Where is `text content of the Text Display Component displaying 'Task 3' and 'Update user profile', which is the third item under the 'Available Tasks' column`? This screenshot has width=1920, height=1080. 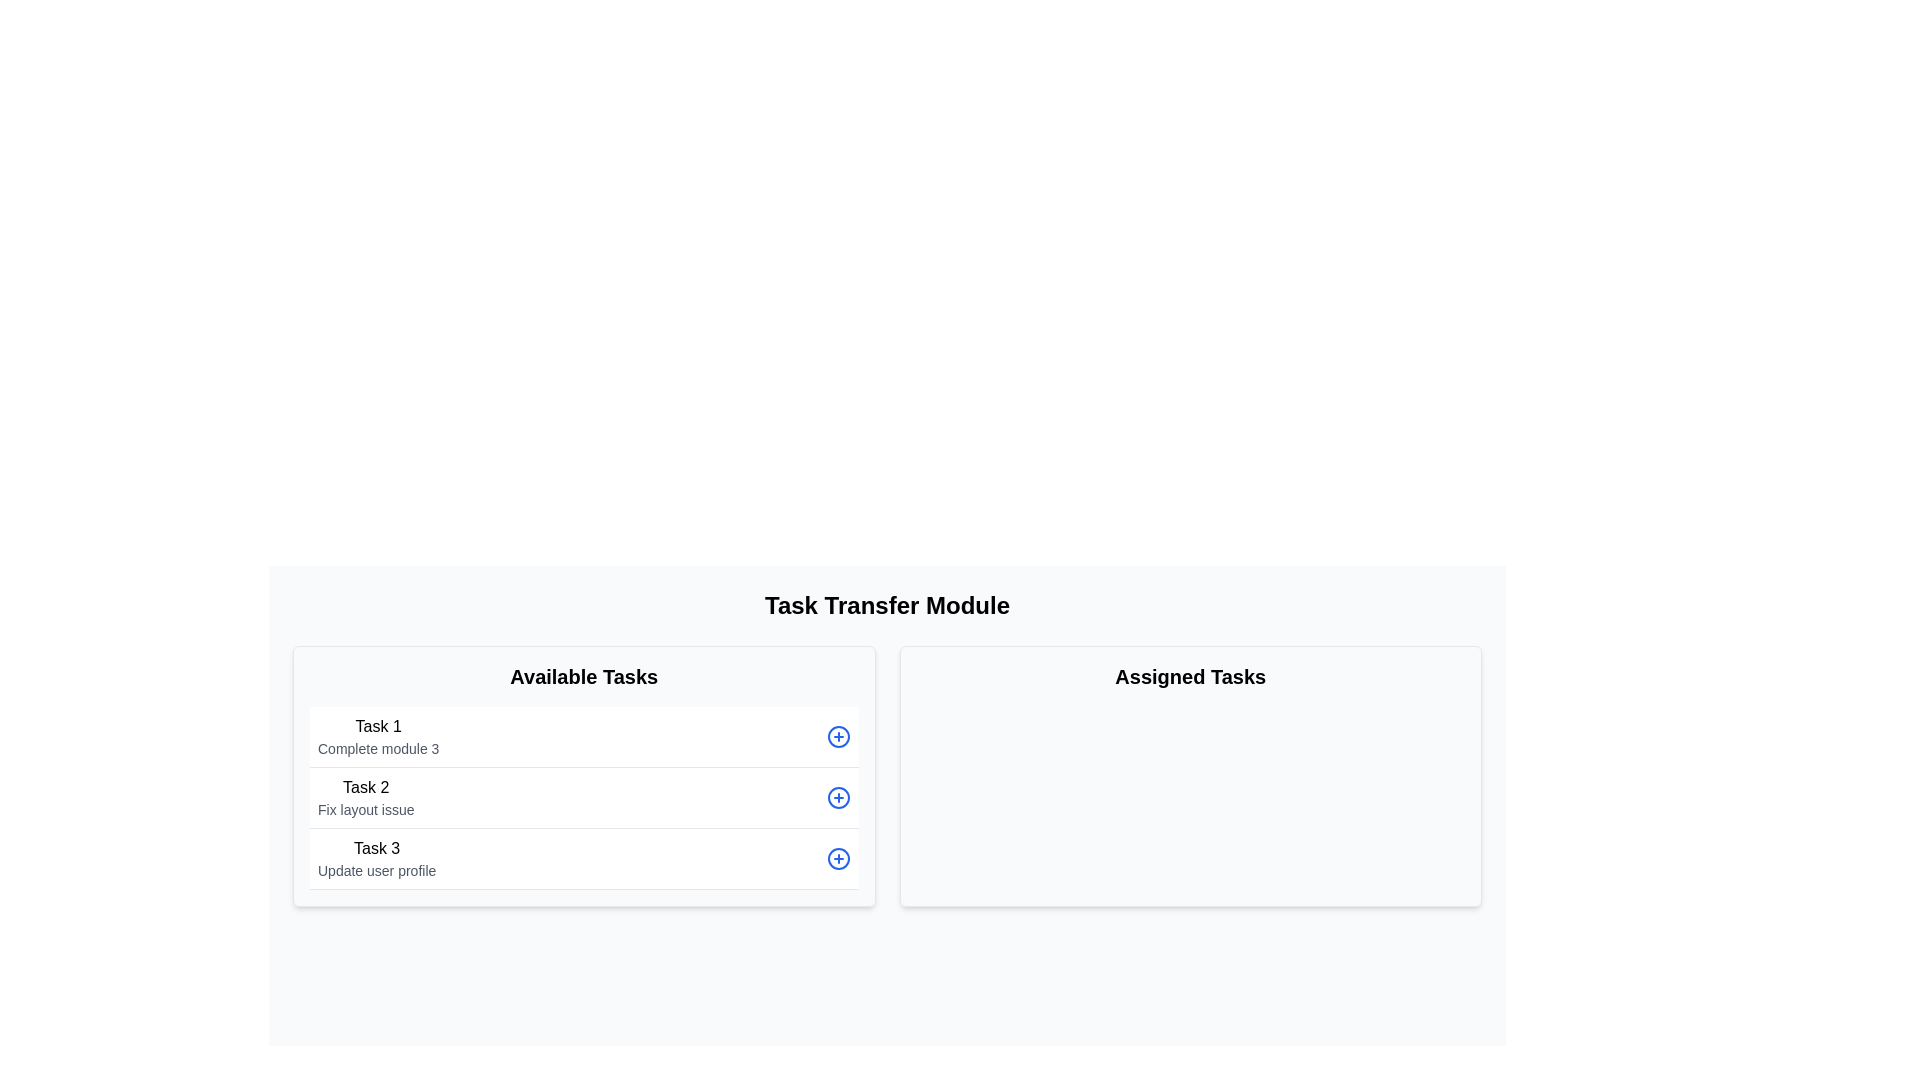 text content of the Text Display Component displaying 'Task 3' and 'Update user profile', which is the third item under the 'Available Tasks' column is located at coordinates (377, 858).